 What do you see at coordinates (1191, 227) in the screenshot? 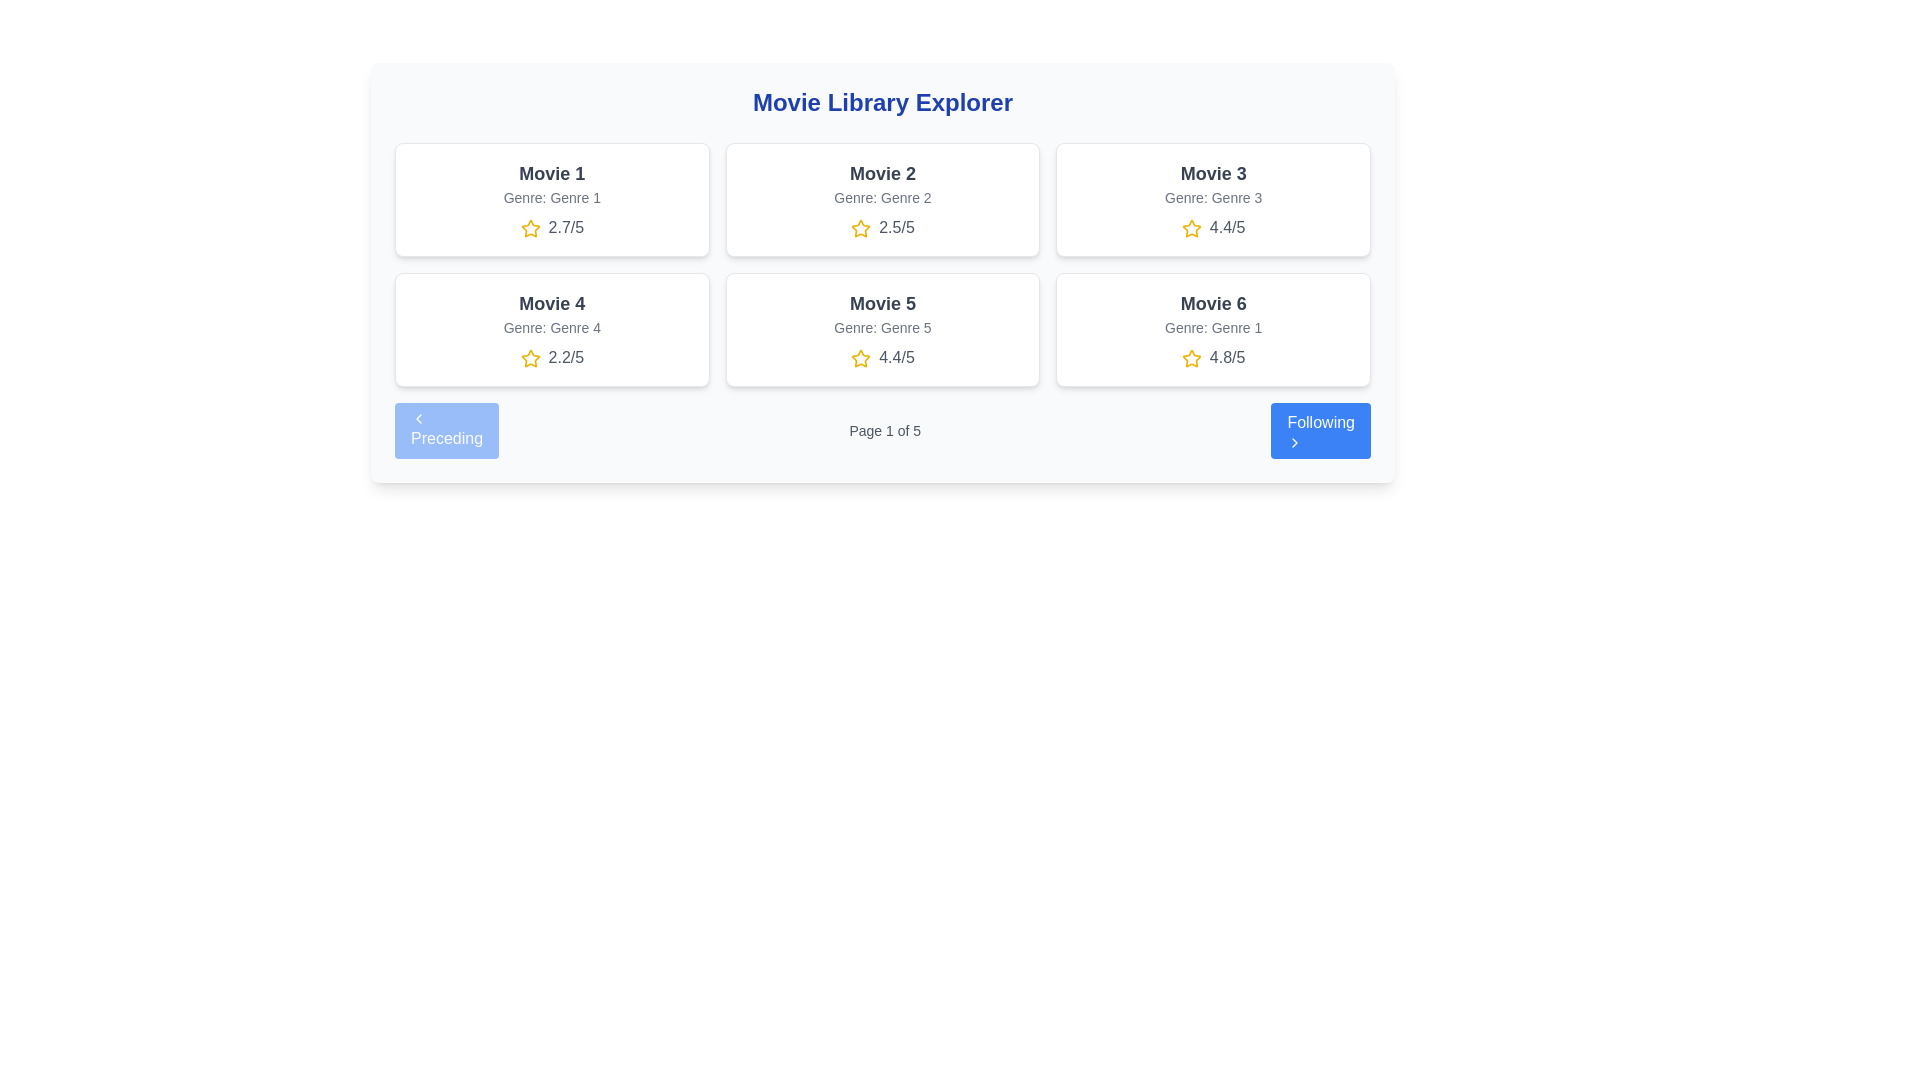
I see `the yellow star icon representing the rating in the Movie 3 card located at the top-right section of the movie grid` at bounding box center [1191, 227].